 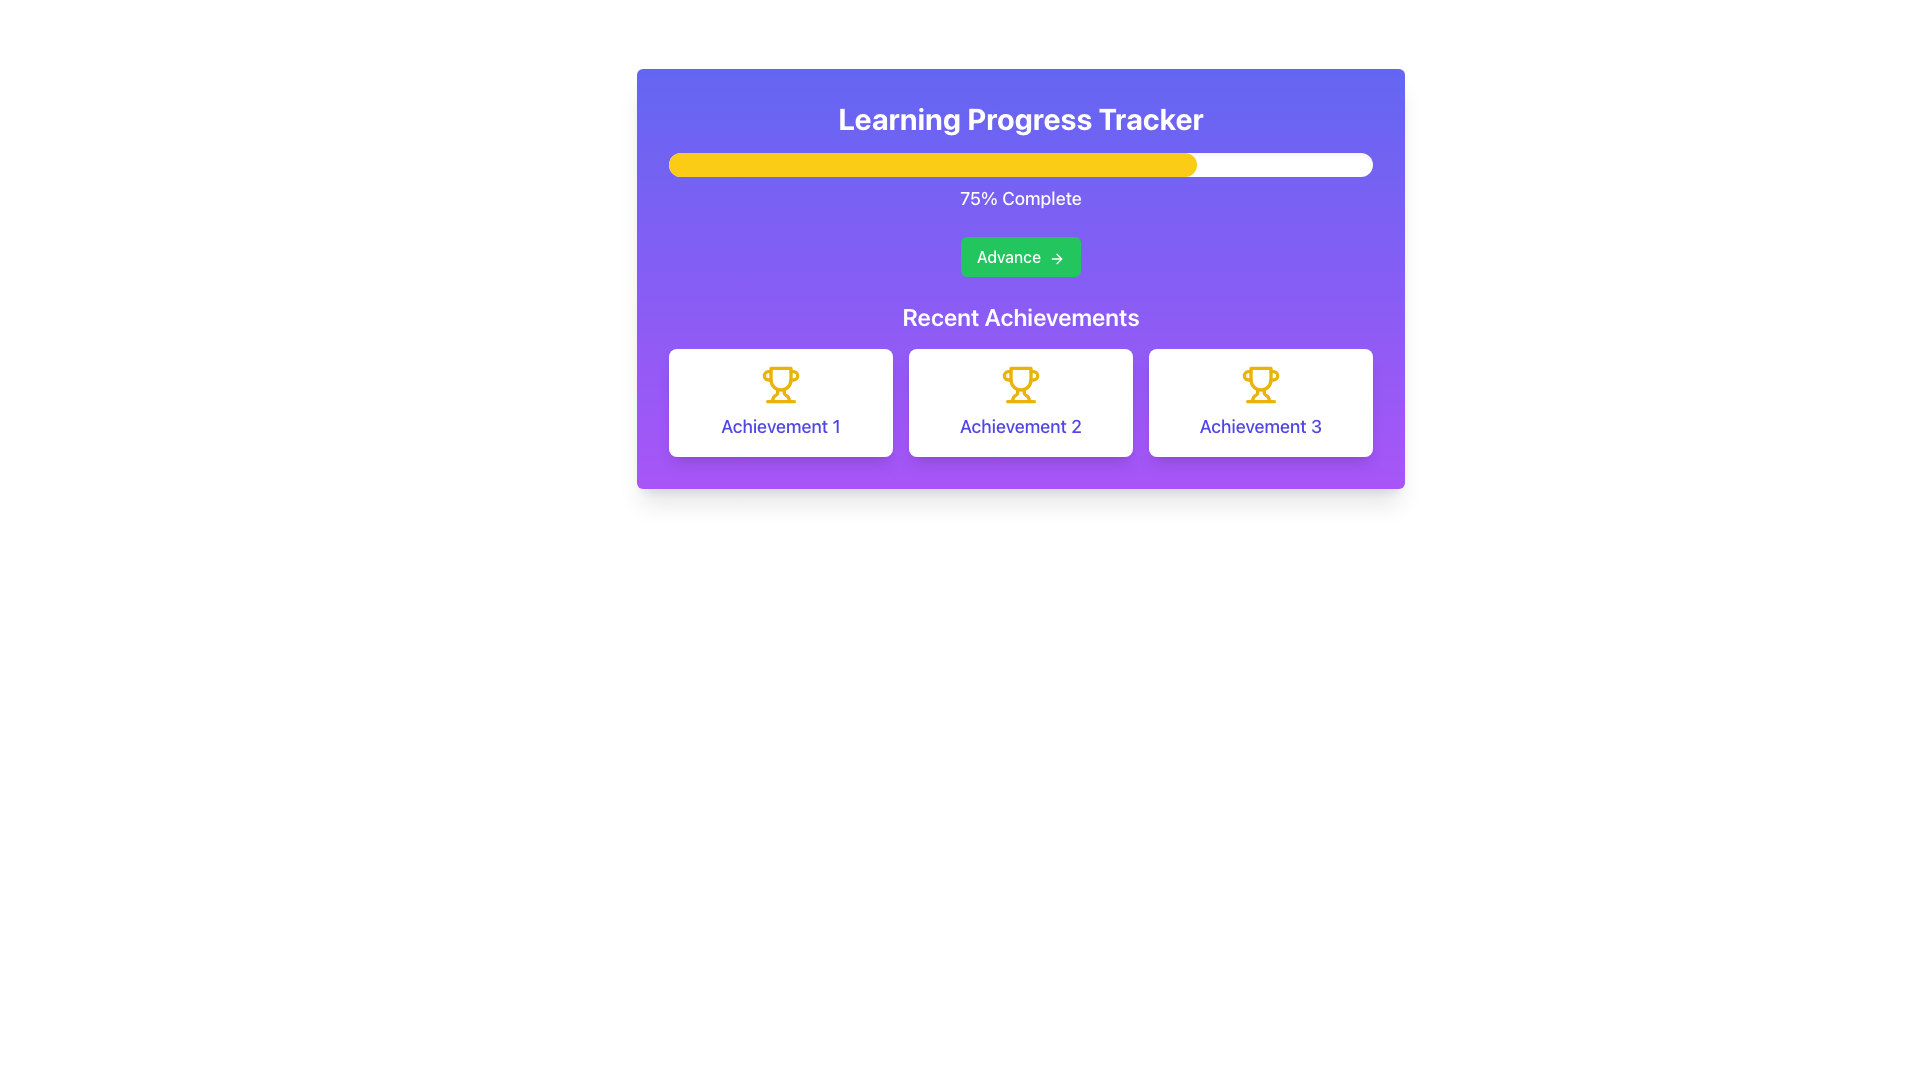 What do you see at coordinates (1021, 199) in the screenshot?
I see `the text component that displays the progress percentage, located below a yellow progress bar and above a green button labeled 'Advance ➜'` at bounding box center [1021, 199].